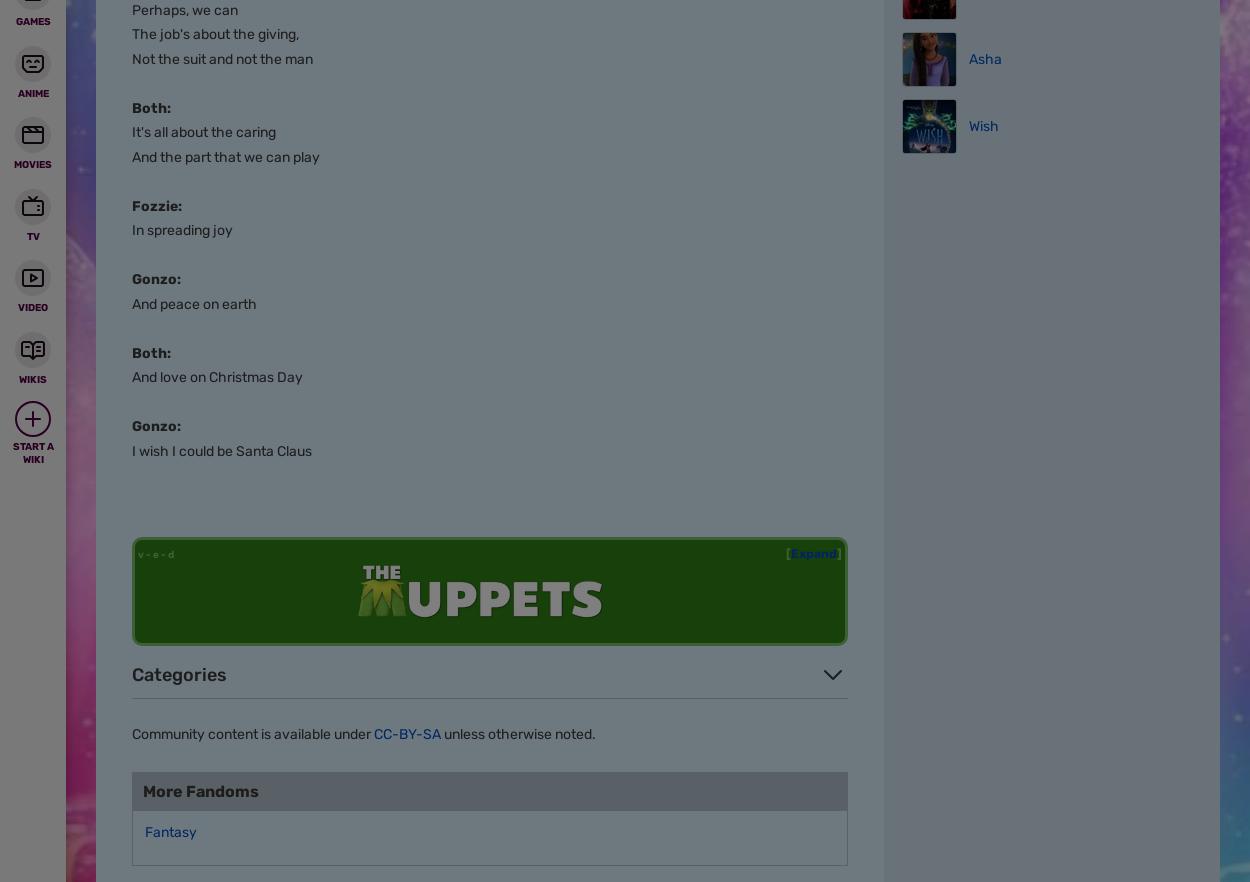 The image size is (1250, 882). Describe the element at coordinates (190, 68) in the screenshot. I see `'Fandom'` at that location.